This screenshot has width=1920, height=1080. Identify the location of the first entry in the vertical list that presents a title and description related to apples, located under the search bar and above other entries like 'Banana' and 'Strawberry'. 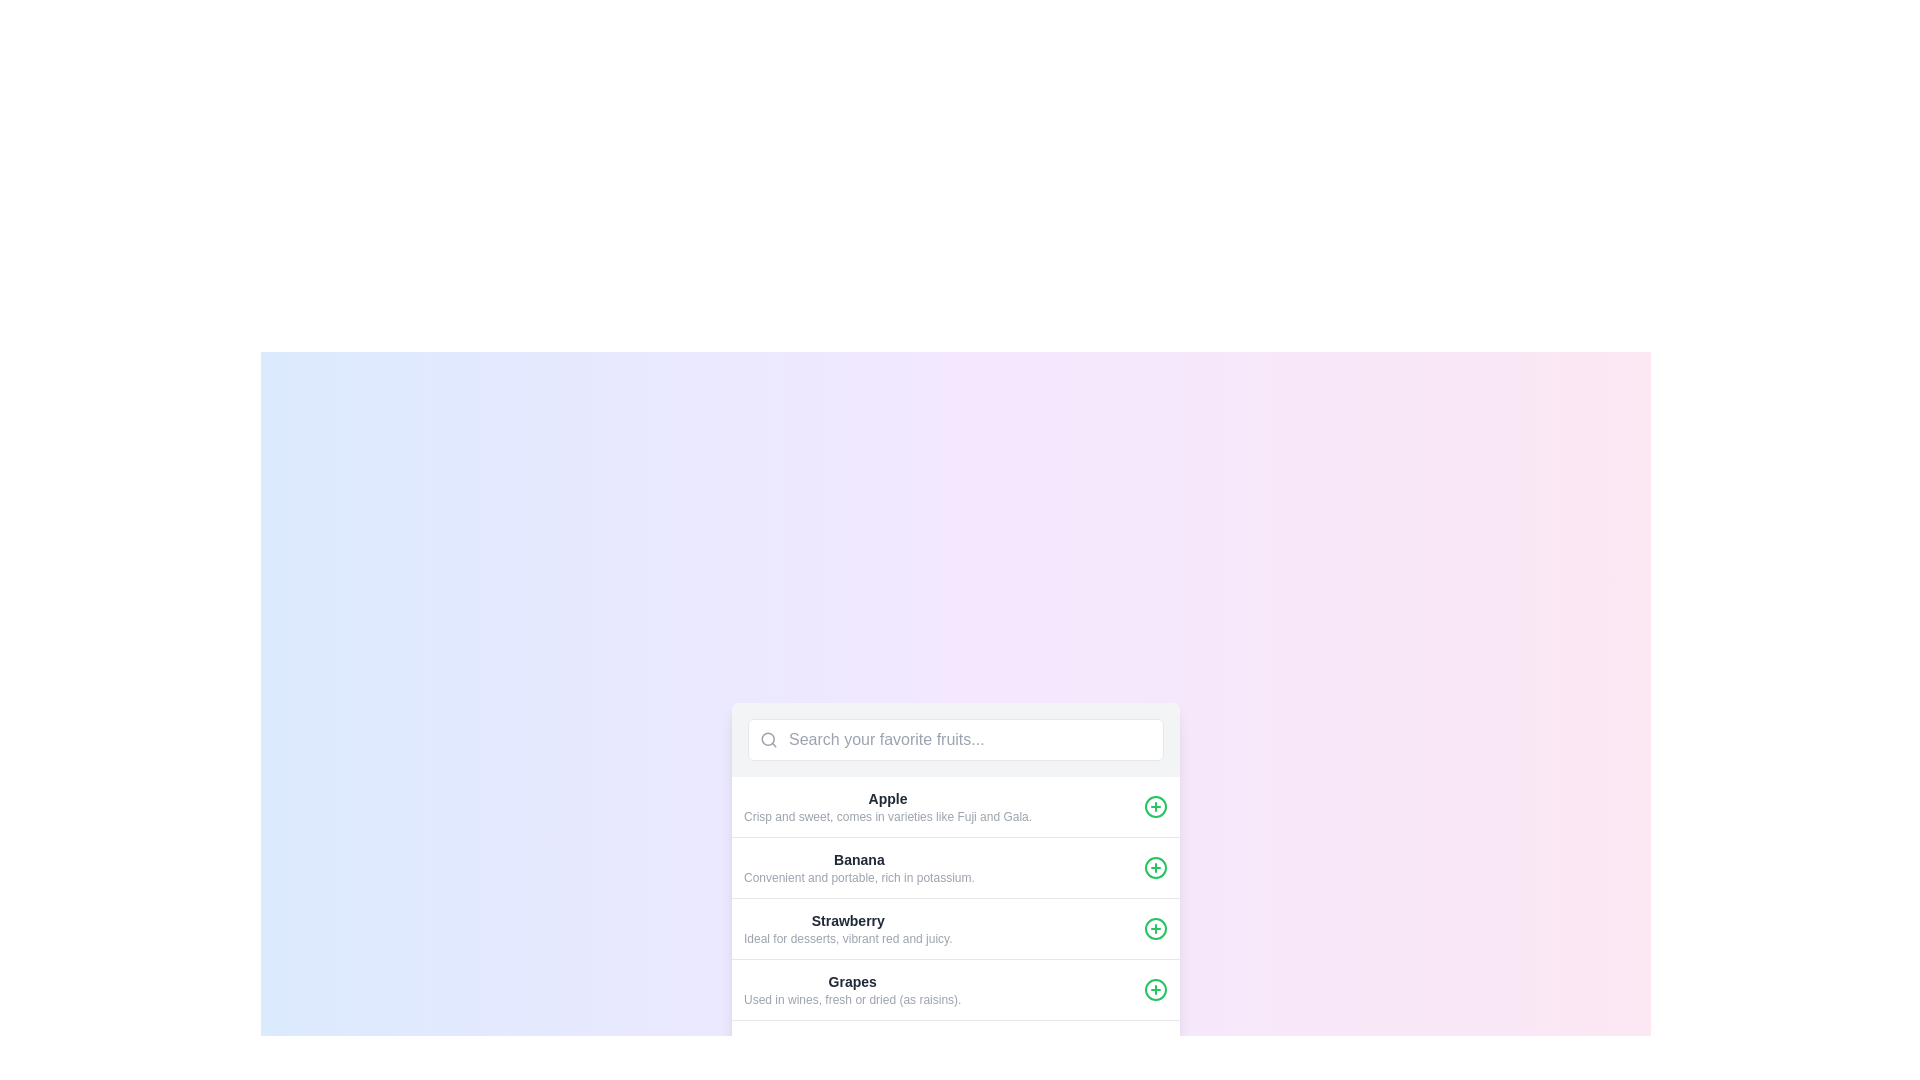
(887, 805).